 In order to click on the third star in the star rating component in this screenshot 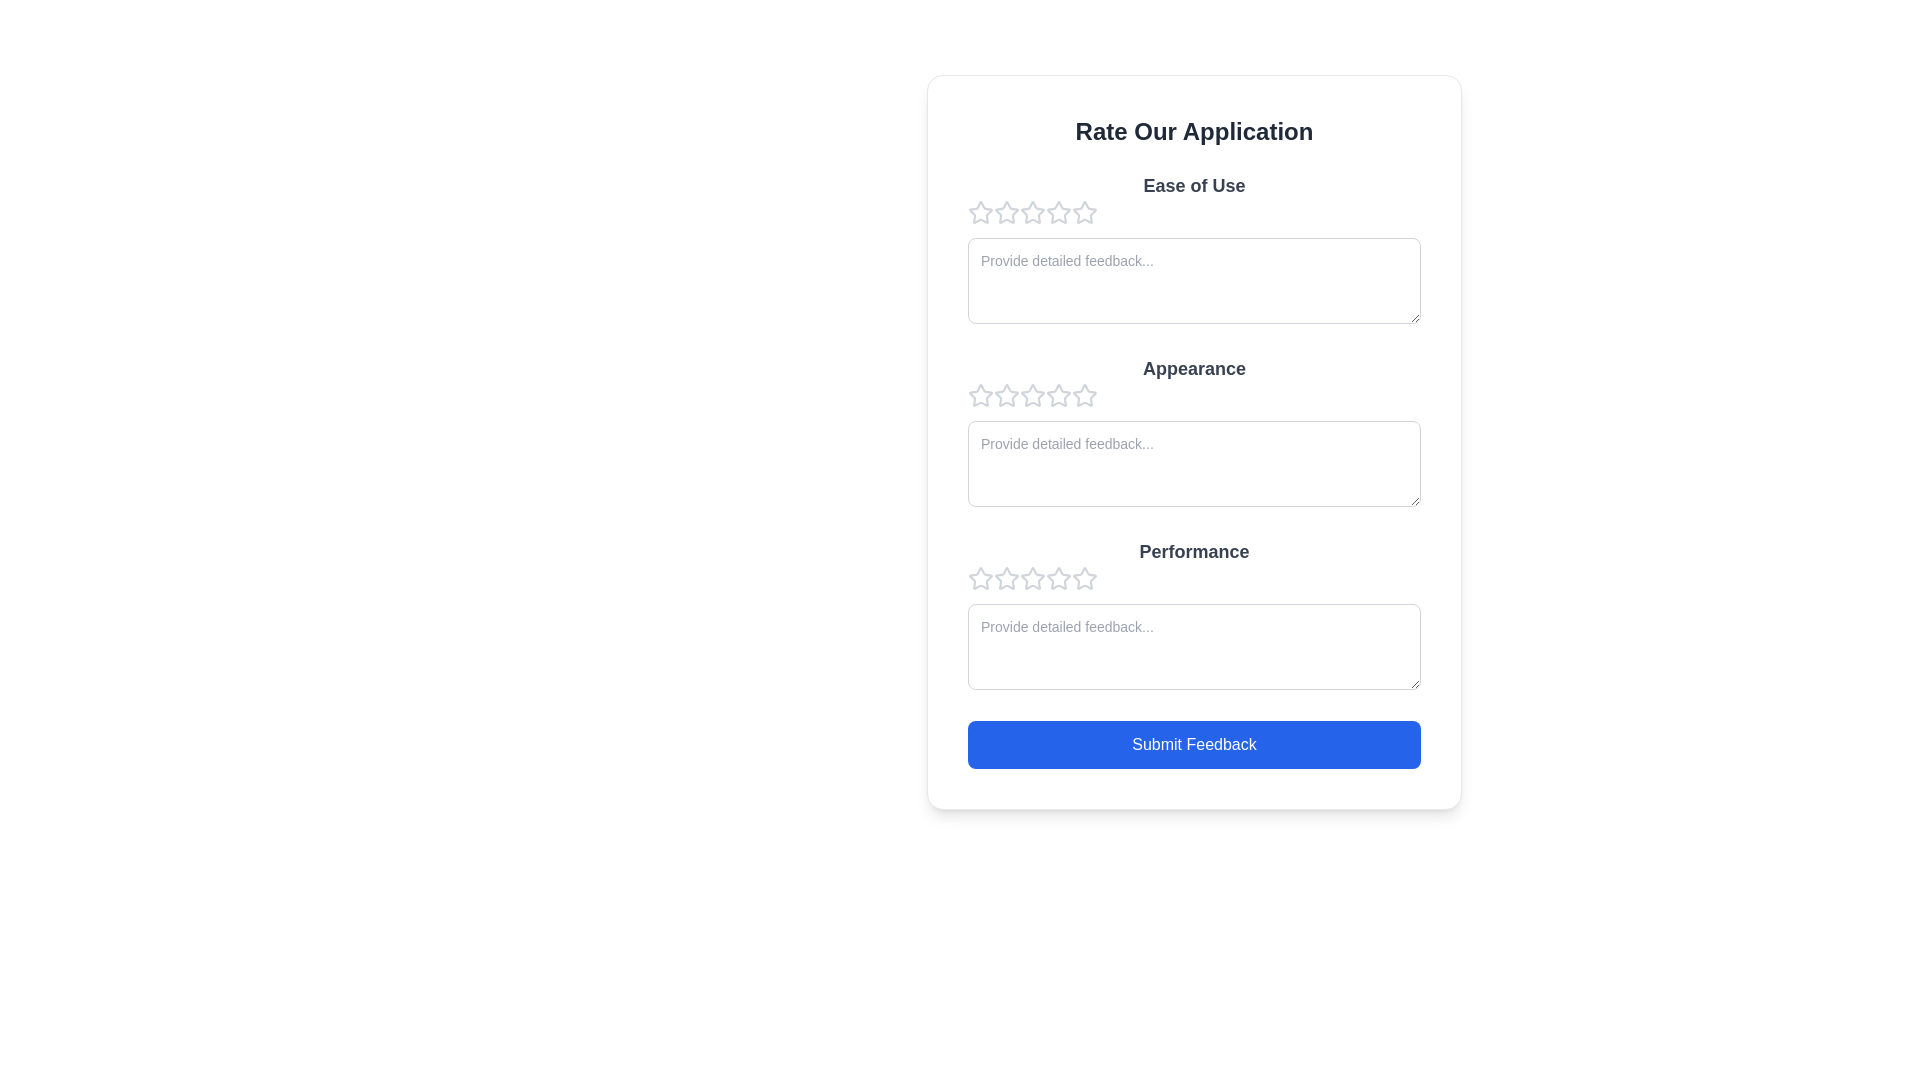, I will do `click(1083, 578)`.